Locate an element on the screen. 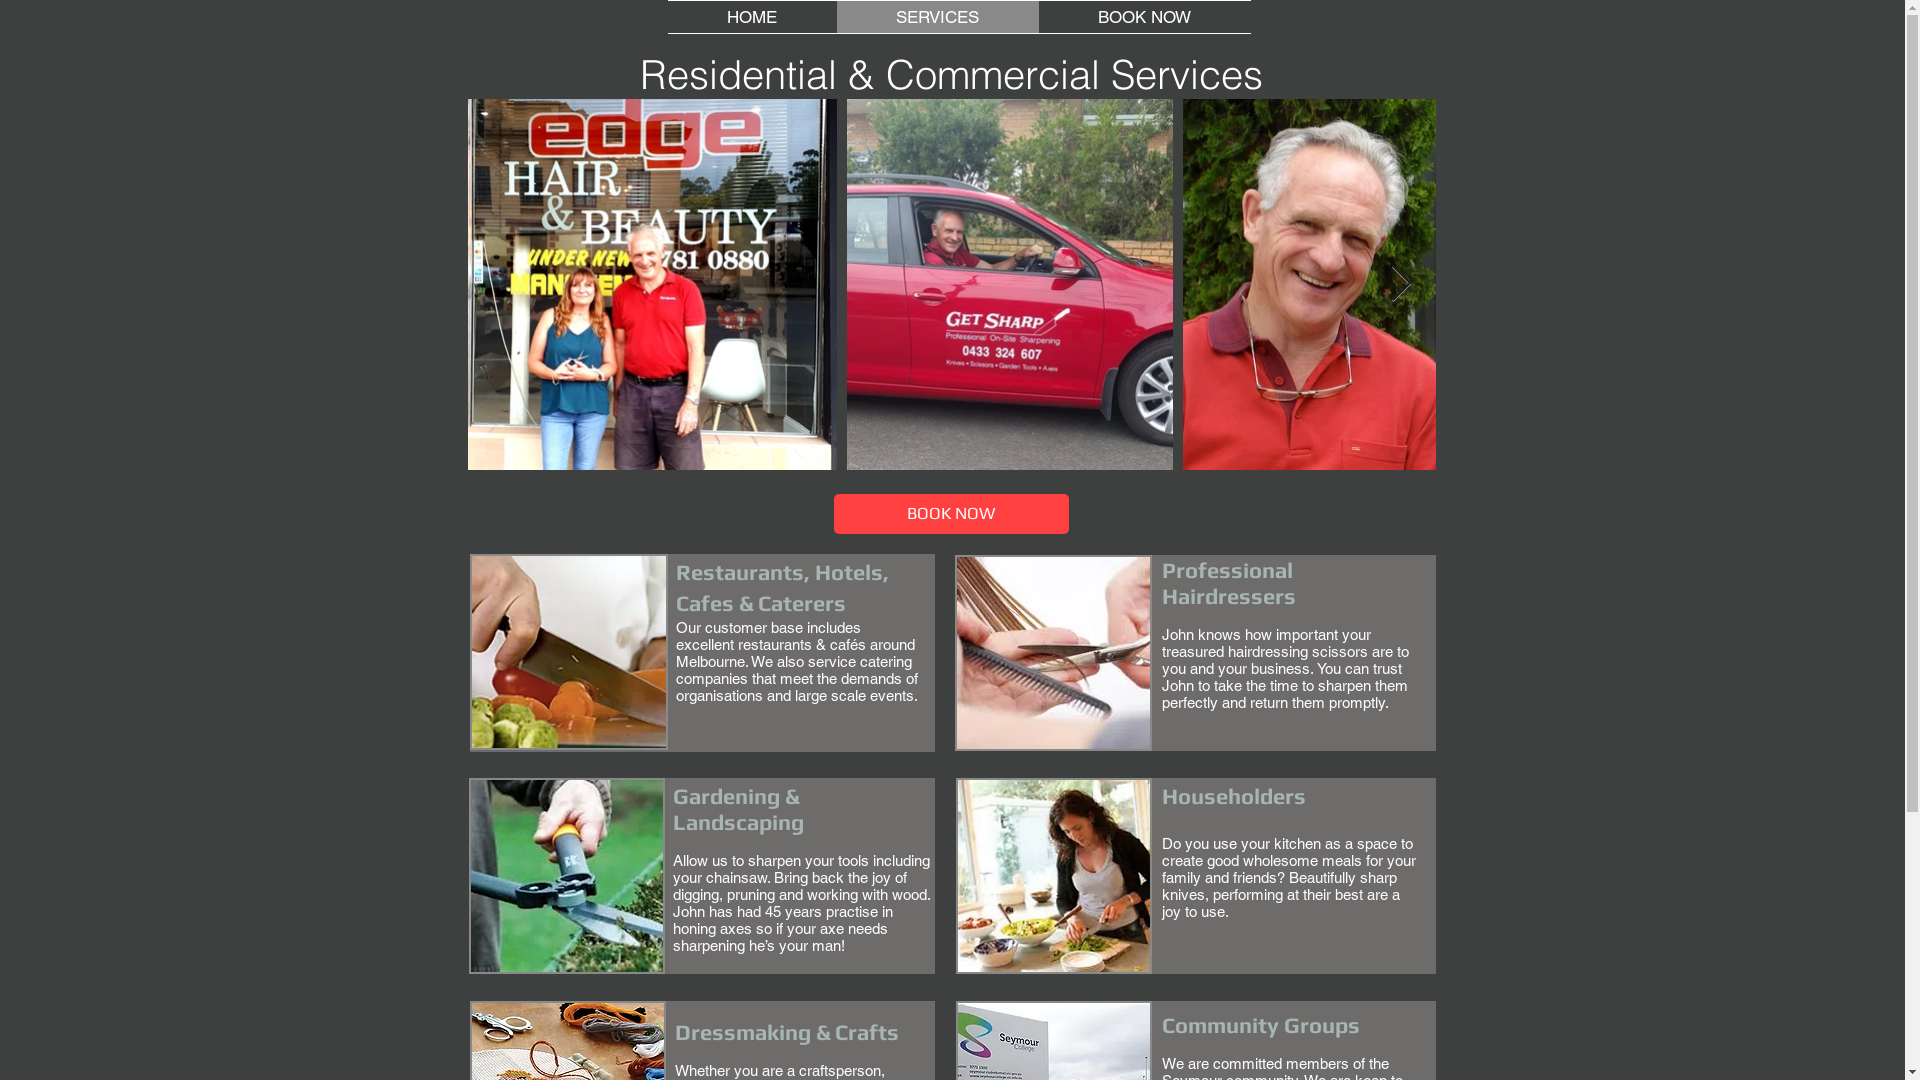  'HOME' is located at coordinates (751, 16).